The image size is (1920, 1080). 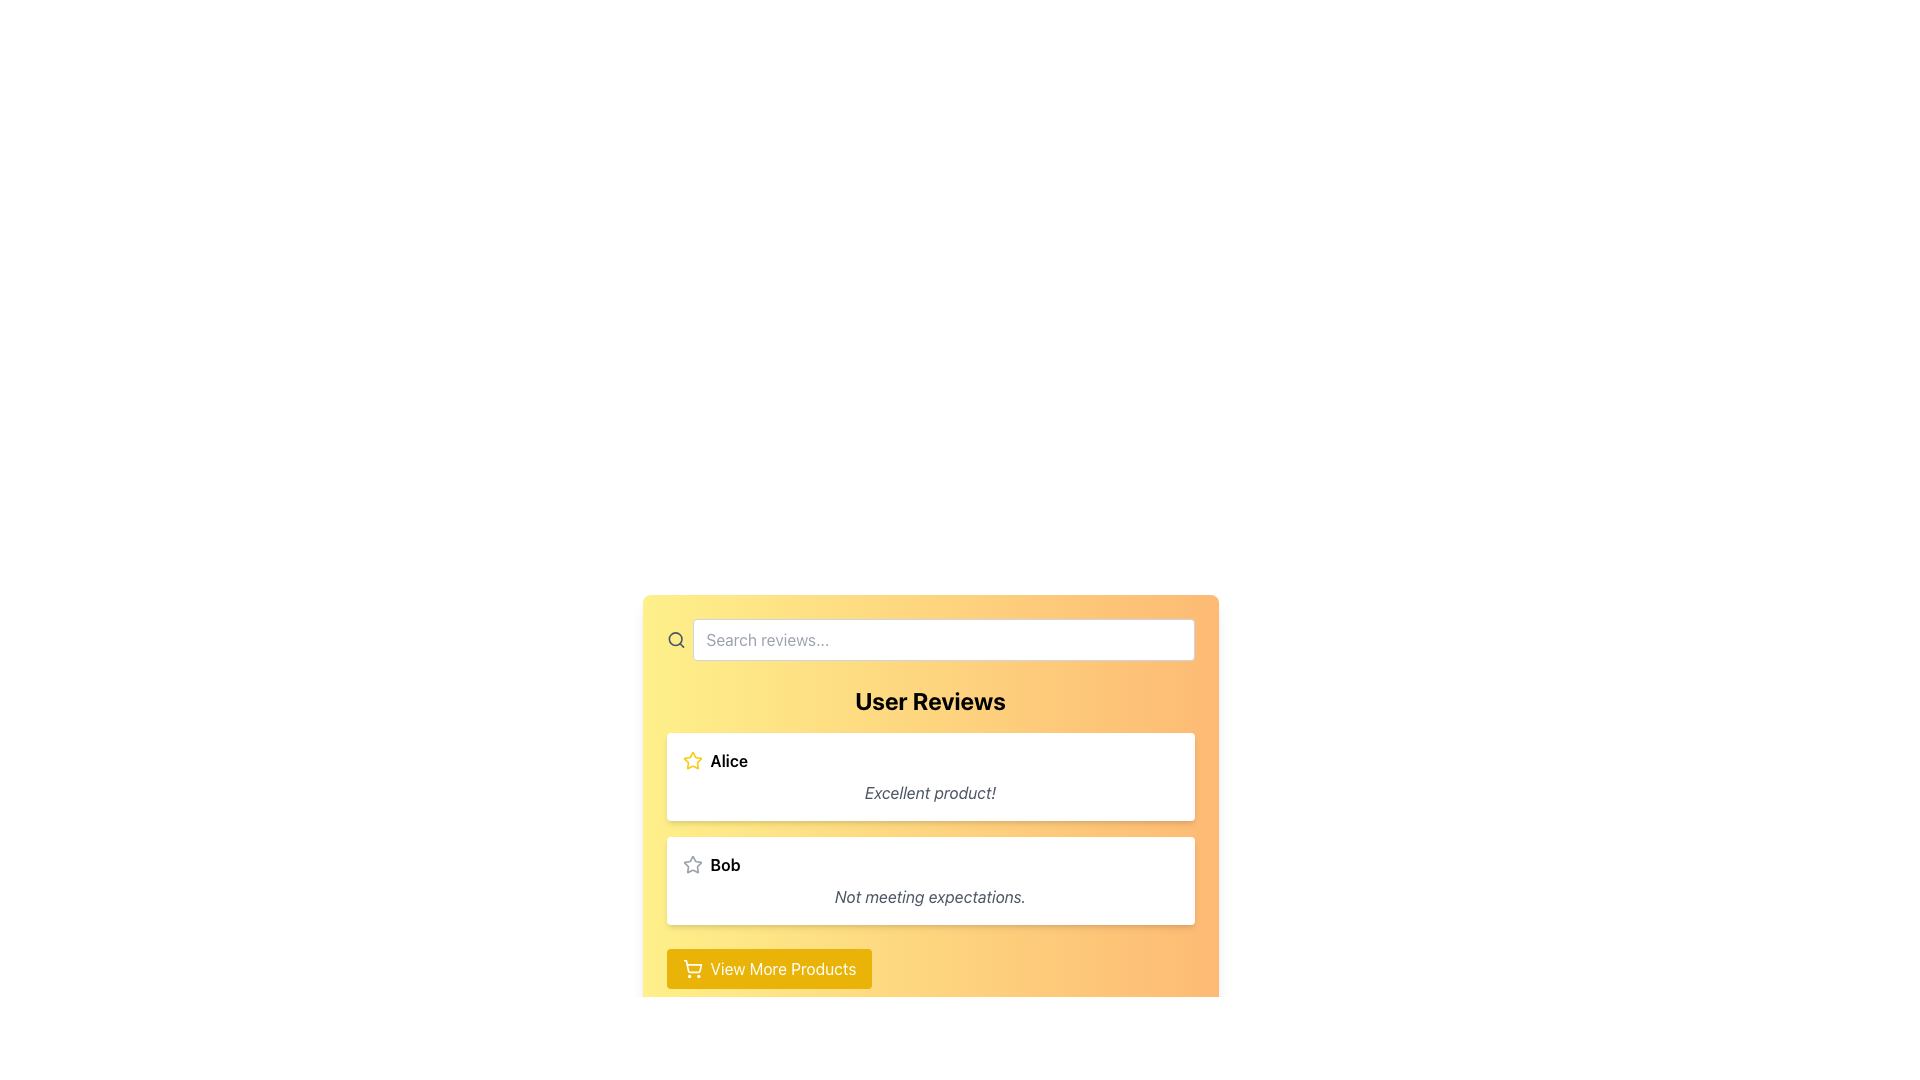 I want to click on the shopping cart icon located inside the 'View More Products' button at the bottom of the user interface, so click(x=692, y=967).